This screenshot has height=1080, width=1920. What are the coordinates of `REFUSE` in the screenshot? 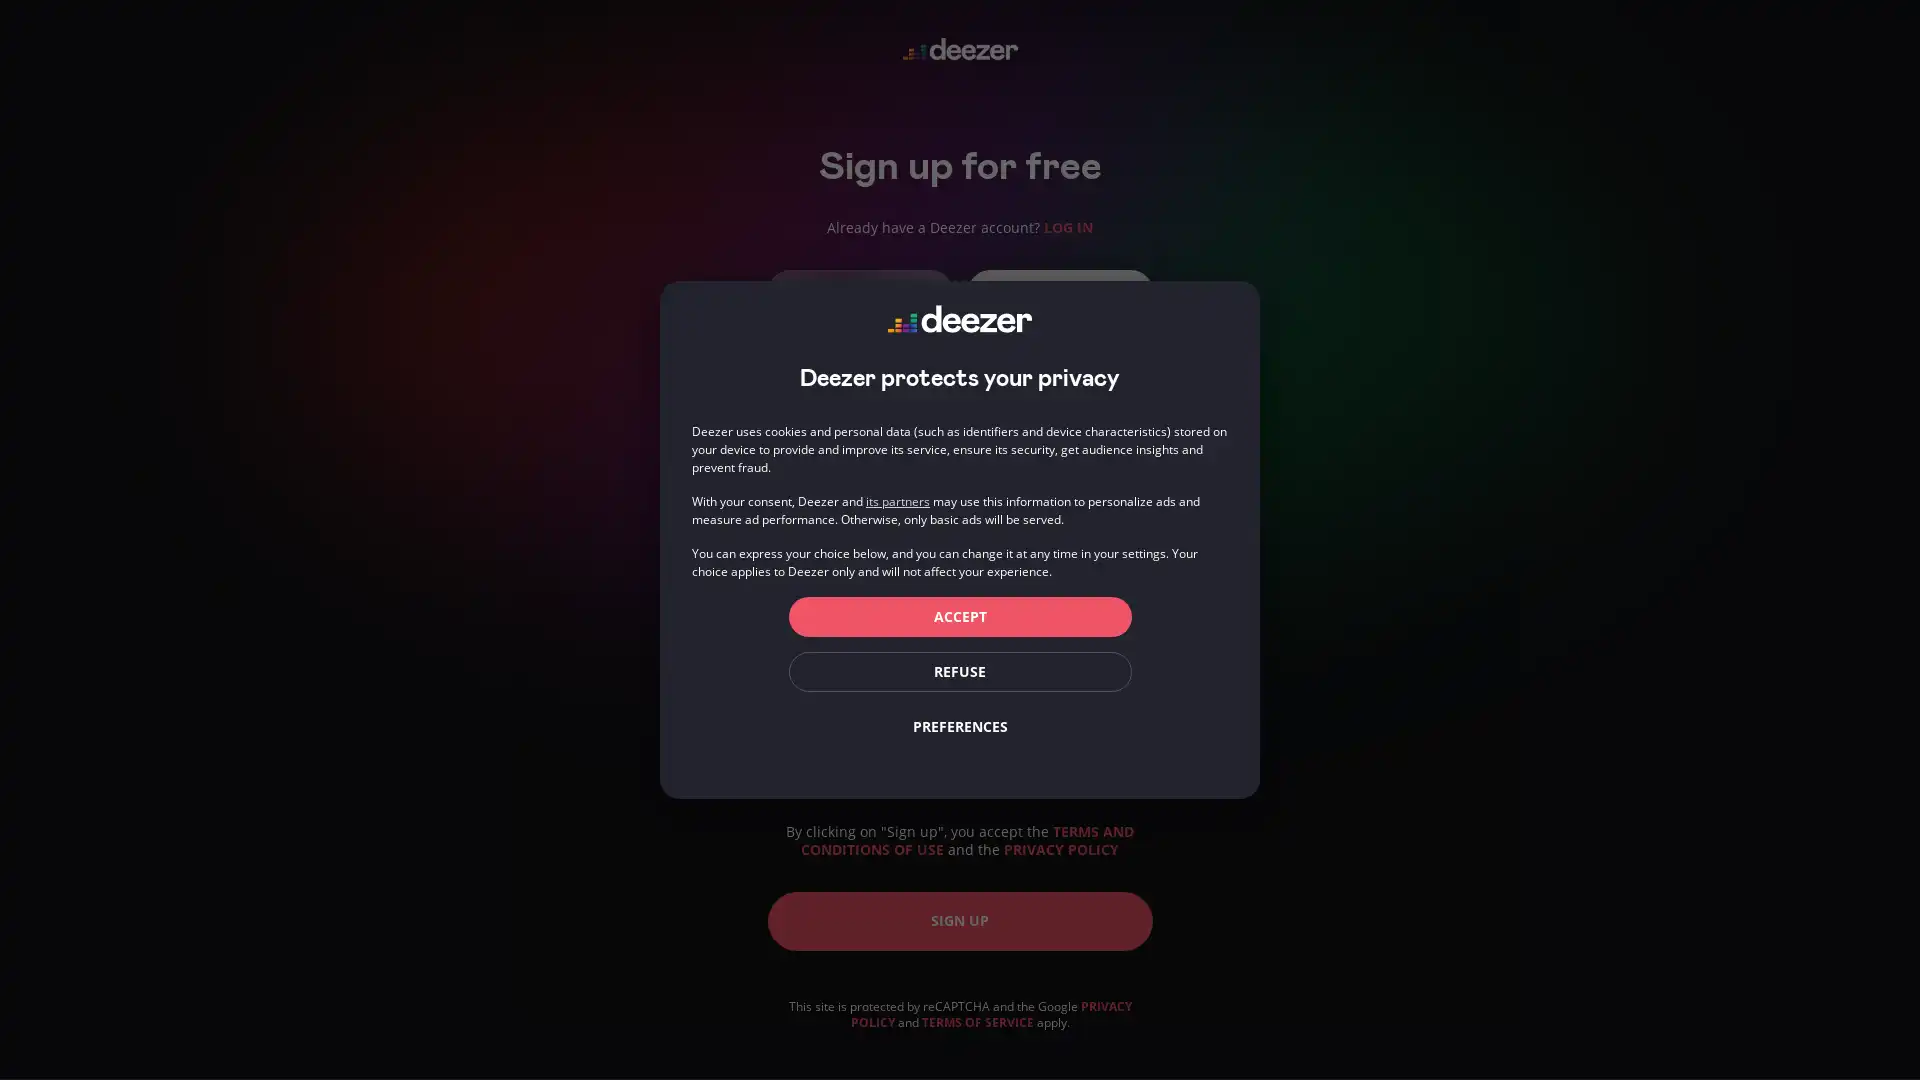 It's located at (958, 671).